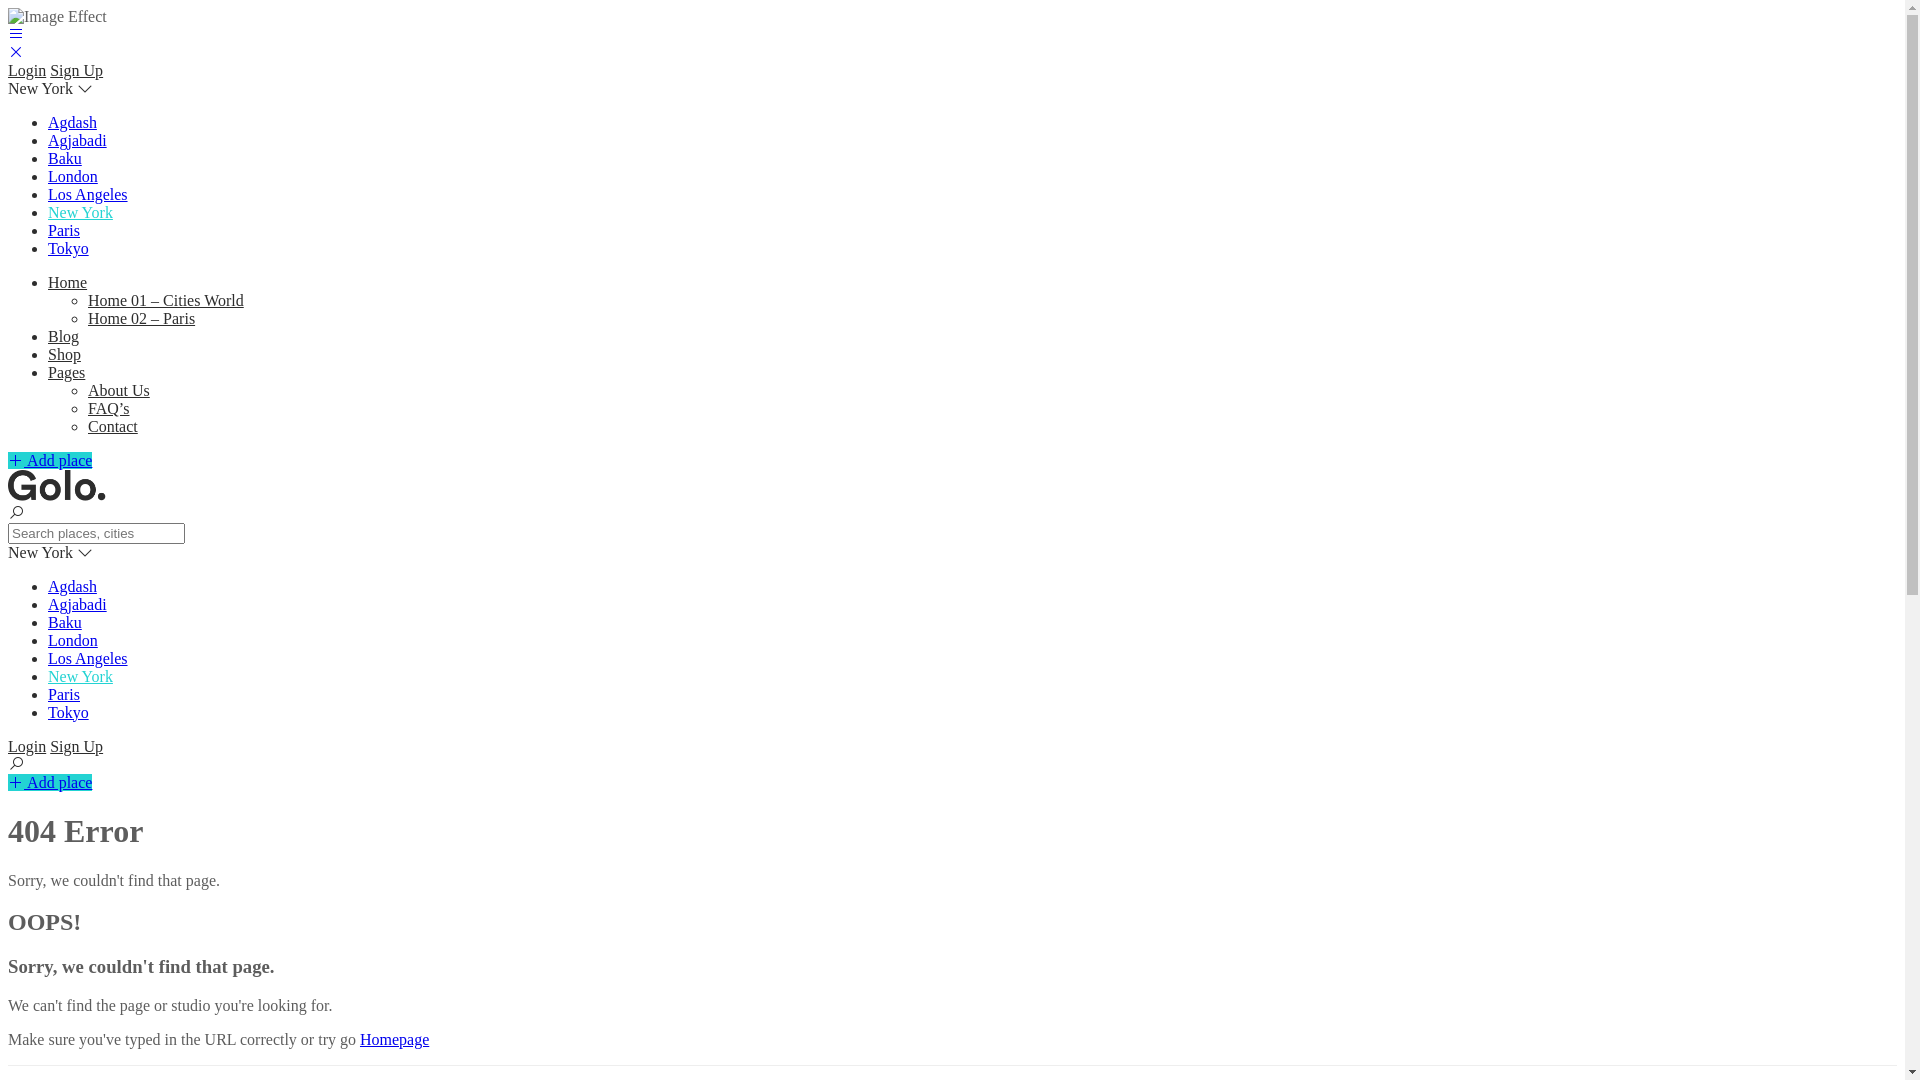 This screenshot has height=1080, width=1920. Describe the element at coordinates (76, 69) in the screenshot. I see `'Sign Up'` at that location.